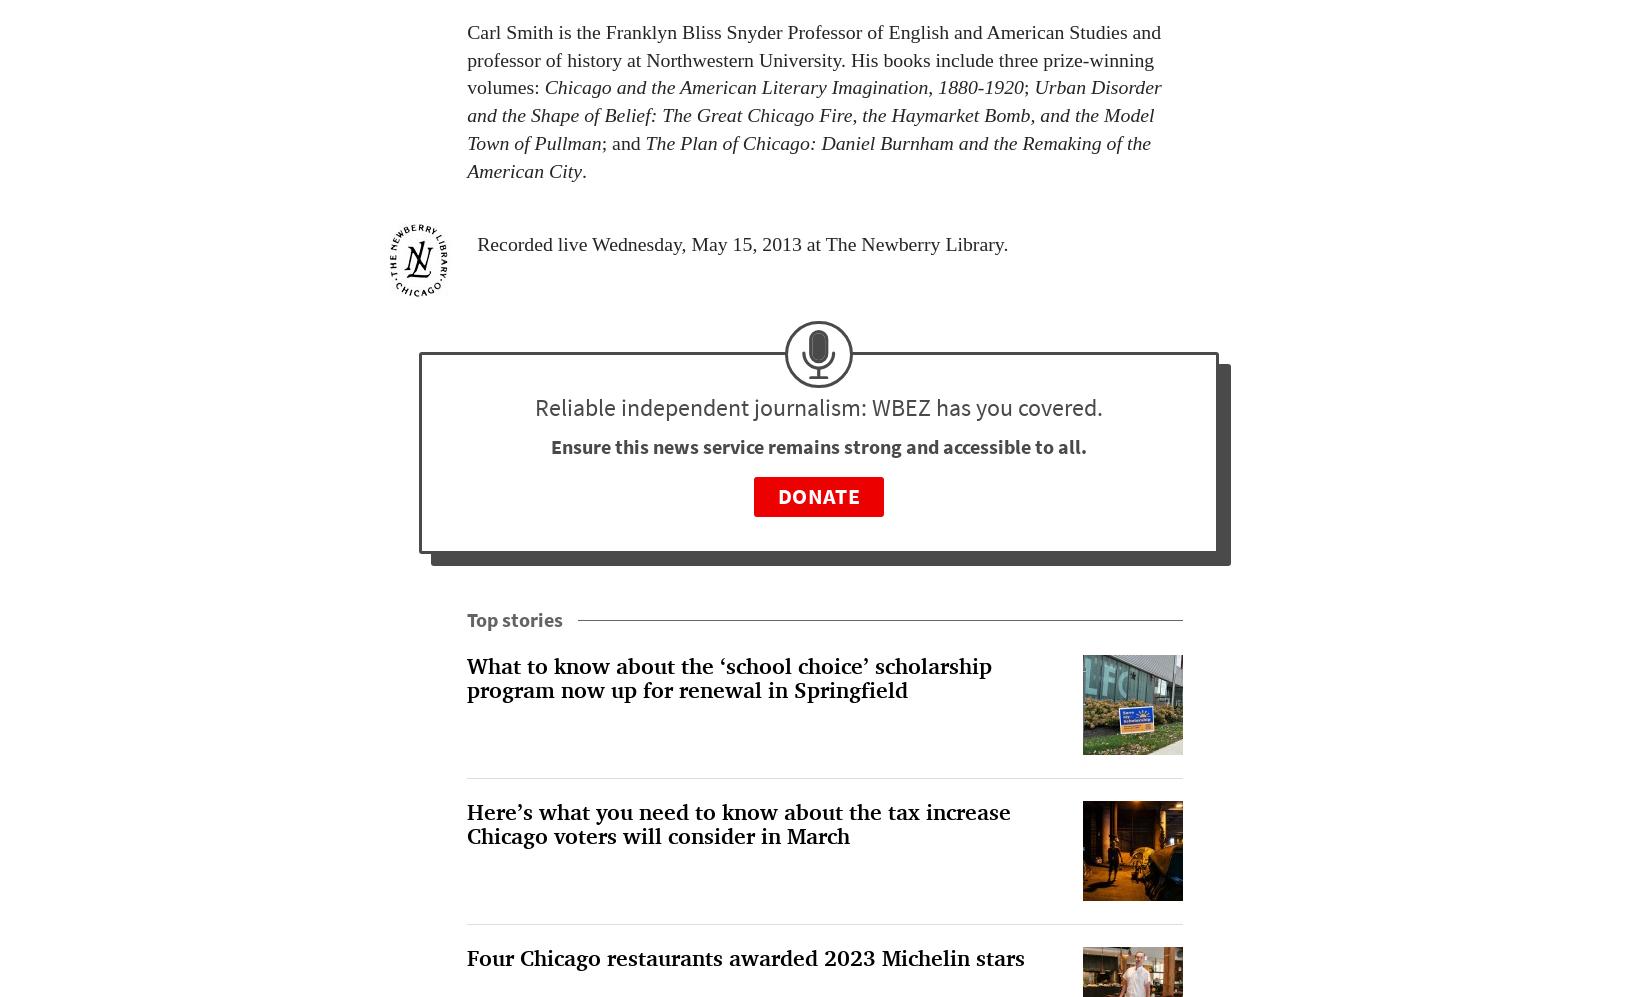 The image size is (1650, 997). What do you see at coordinates (1028, 86) in the screenshot?
I see `';'` at bounding box center [1028, 86].